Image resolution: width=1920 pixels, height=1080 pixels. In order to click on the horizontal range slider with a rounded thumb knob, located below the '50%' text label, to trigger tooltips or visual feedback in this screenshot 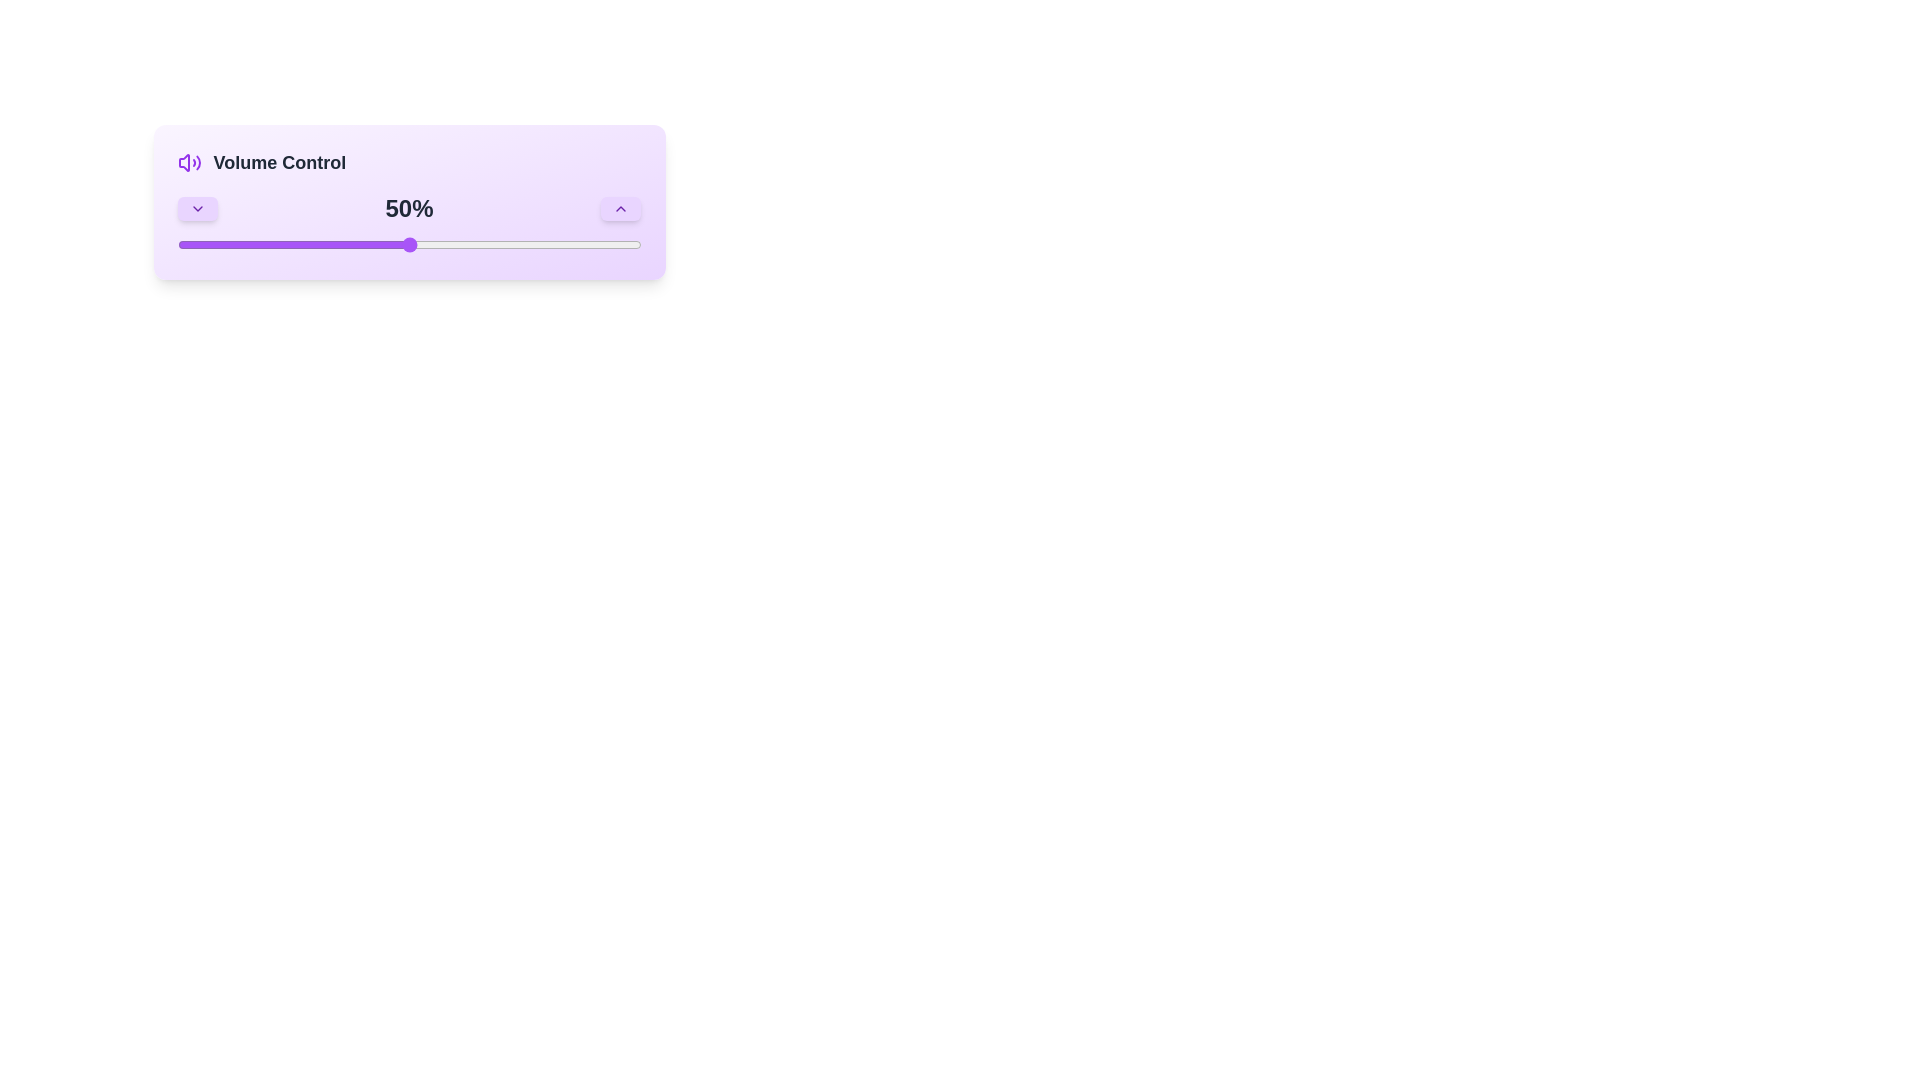, I will do `click(408, 244)`.